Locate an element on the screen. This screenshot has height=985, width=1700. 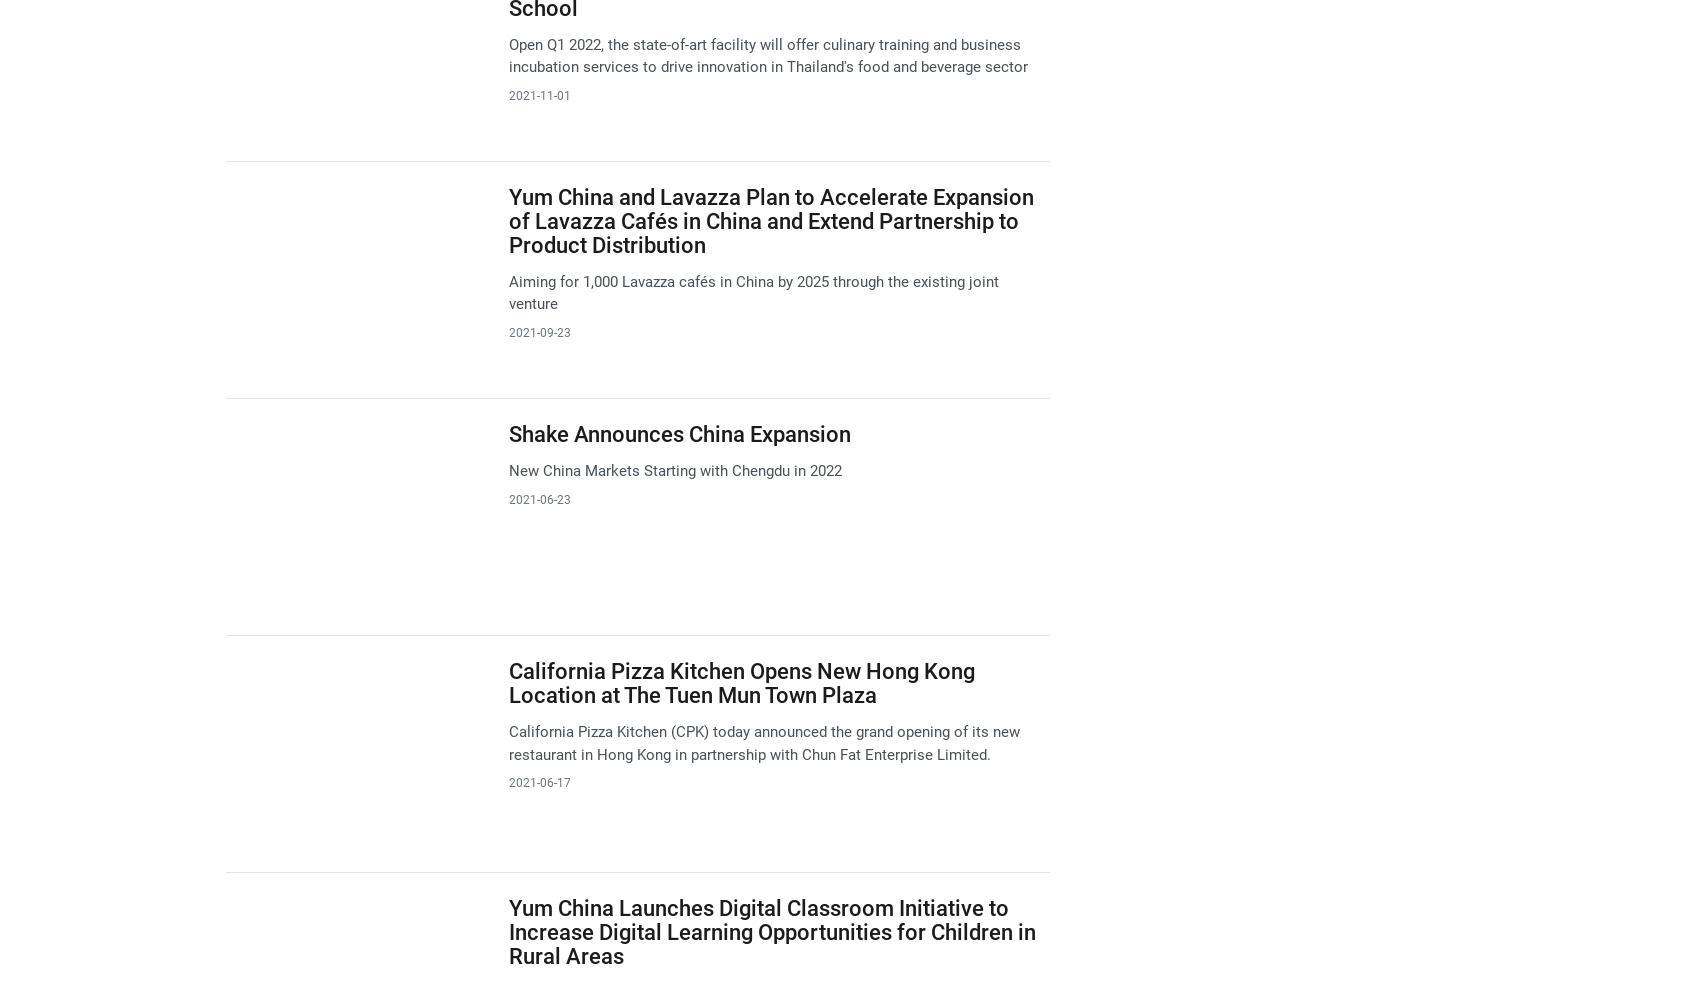
'Yum China Launches Digital Classroom Initiative to Increase Digital Learning Opportunities for Children in Rural Areas' is located at coordinates (770, 931).